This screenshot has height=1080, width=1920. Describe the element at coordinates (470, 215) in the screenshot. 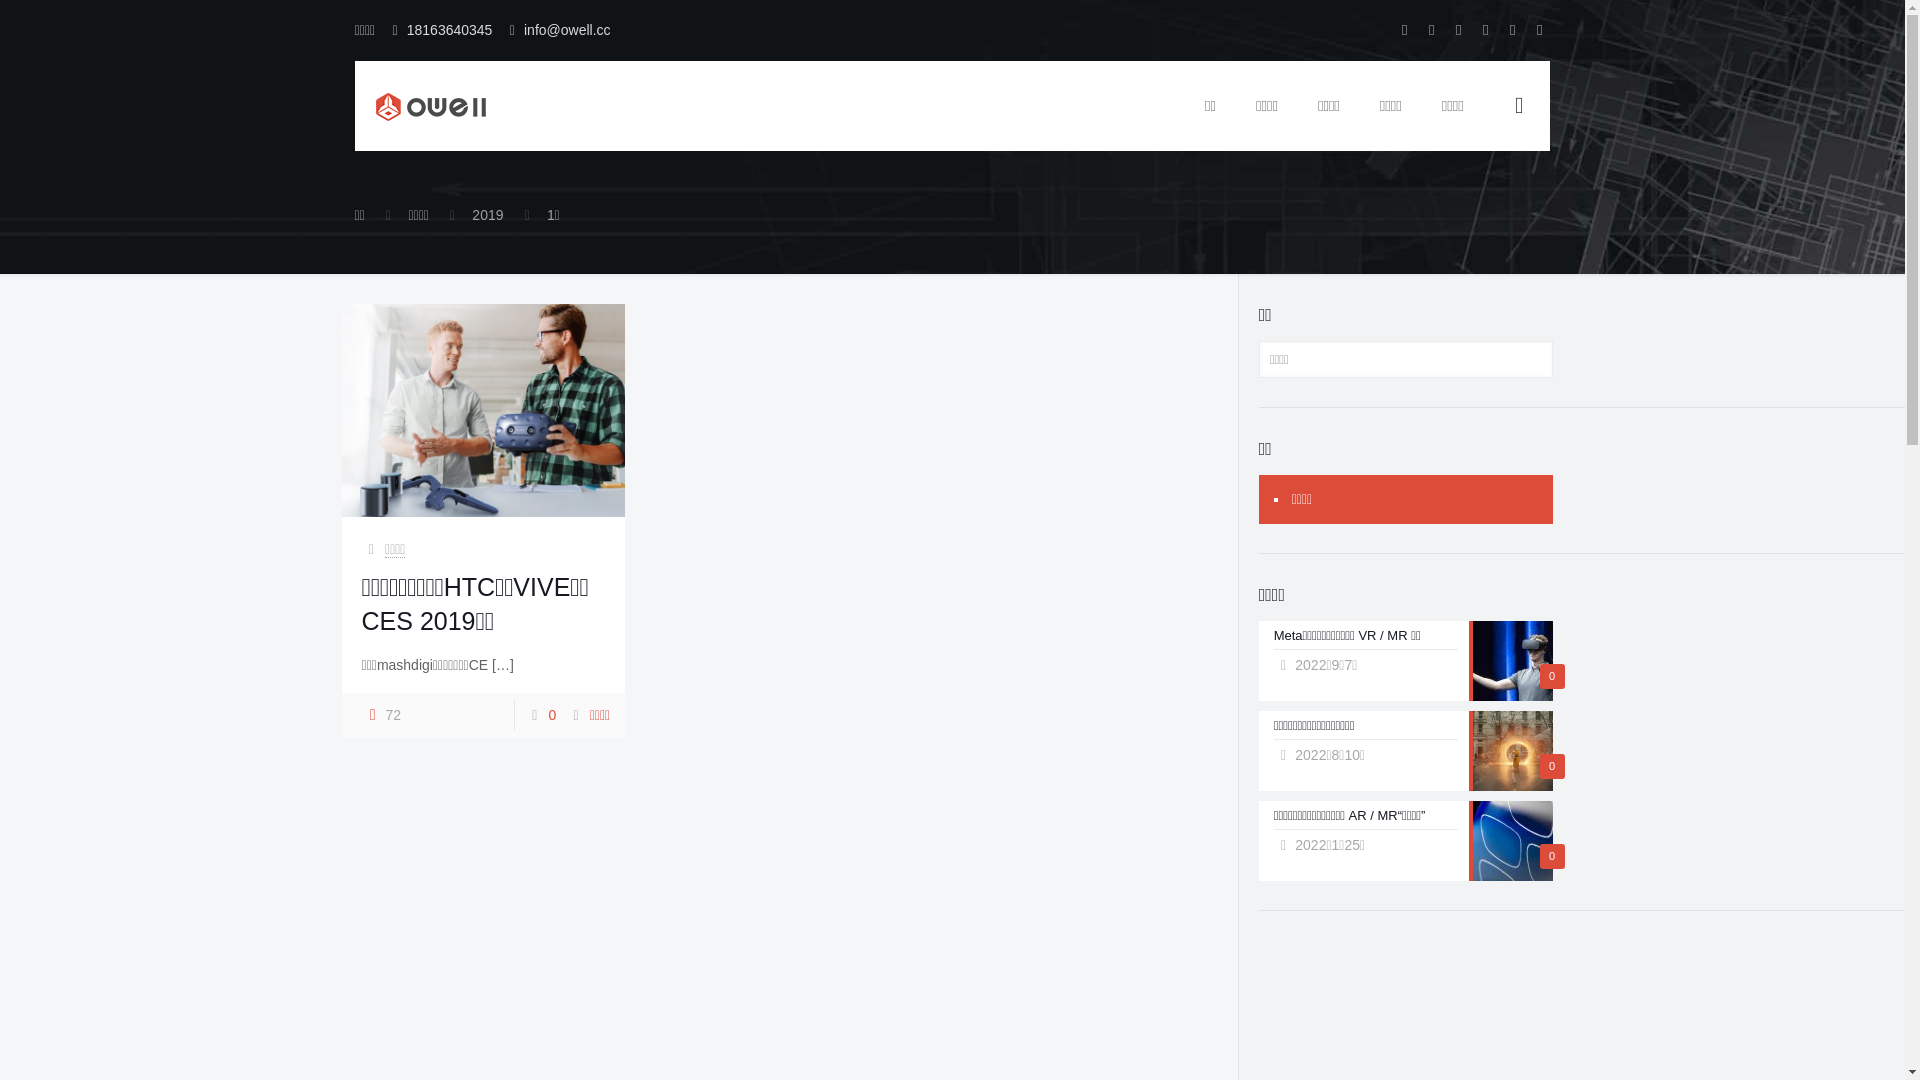

I see `'2019'` at that location.